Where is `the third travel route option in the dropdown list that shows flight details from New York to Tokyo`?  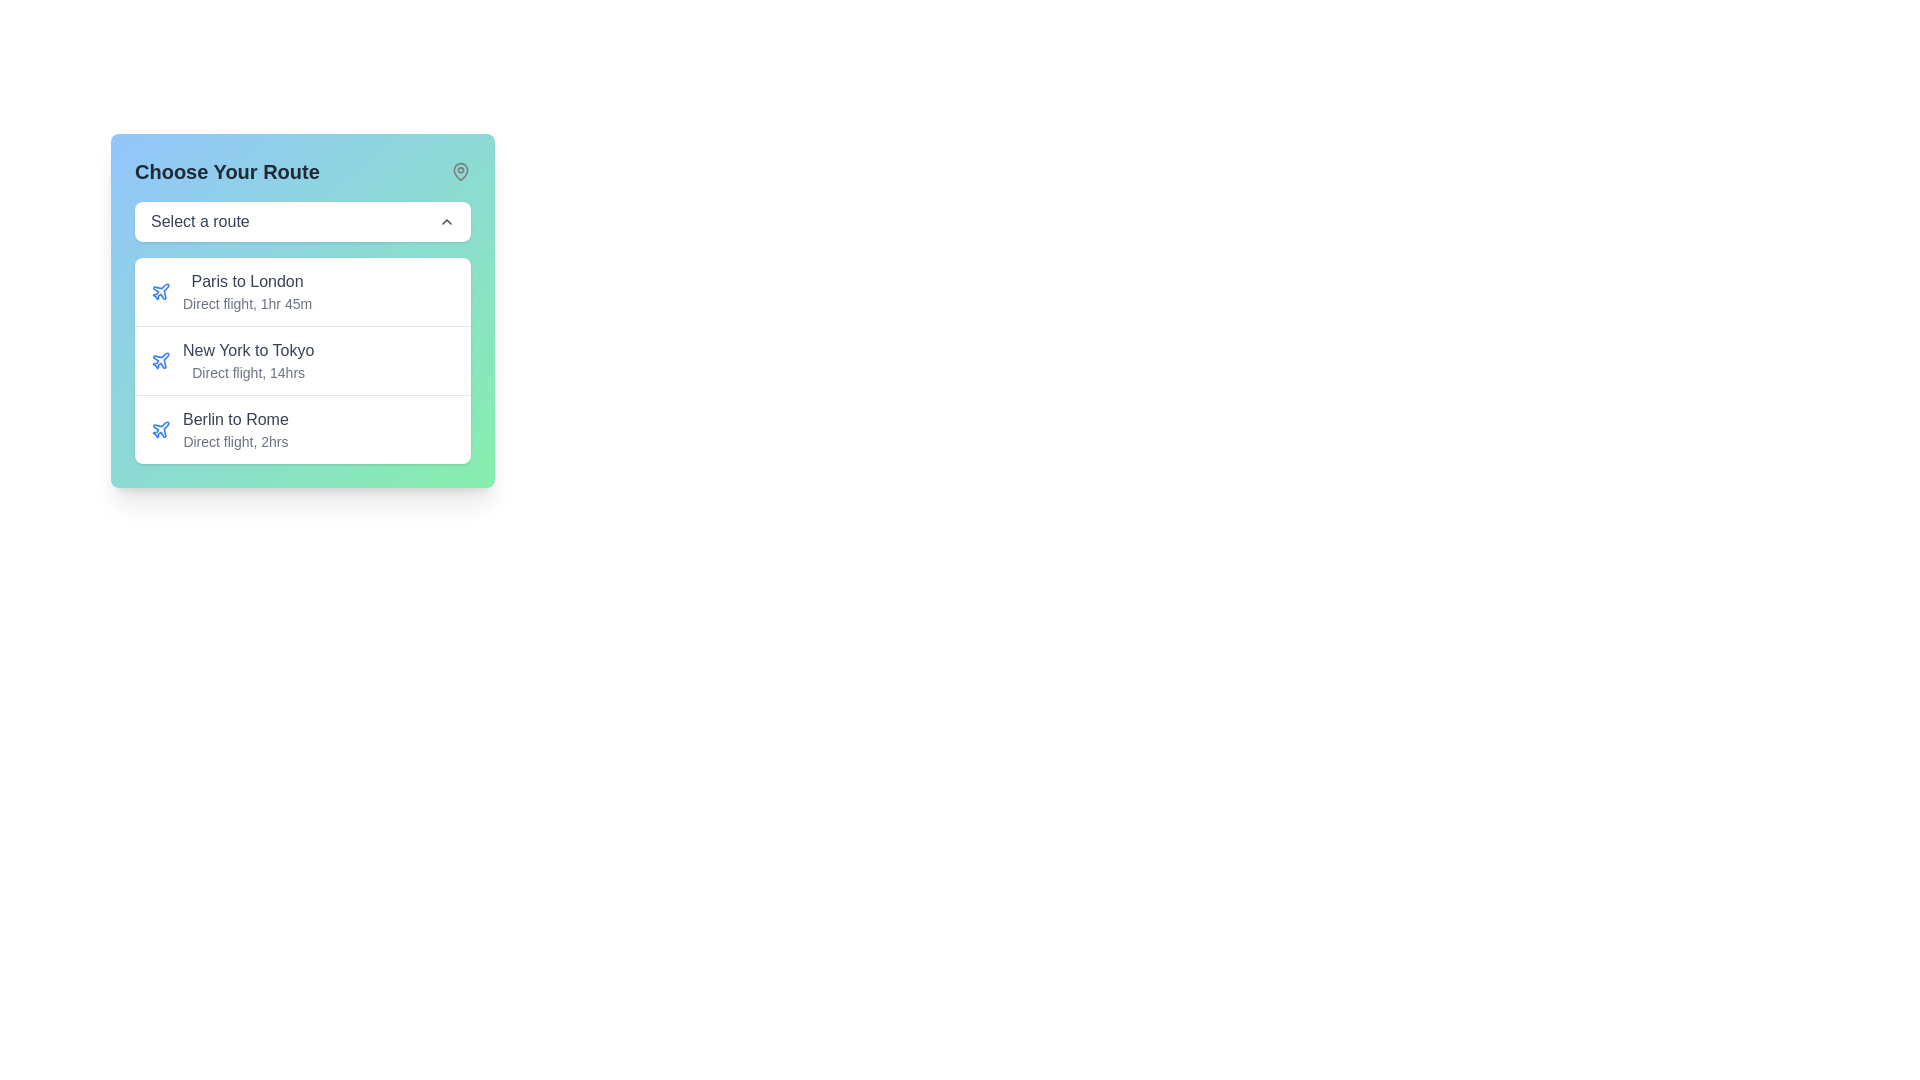 the third travel route option in the dropdown list that shows flight details from New York to Tokyo is located at coordinates (301, 428).